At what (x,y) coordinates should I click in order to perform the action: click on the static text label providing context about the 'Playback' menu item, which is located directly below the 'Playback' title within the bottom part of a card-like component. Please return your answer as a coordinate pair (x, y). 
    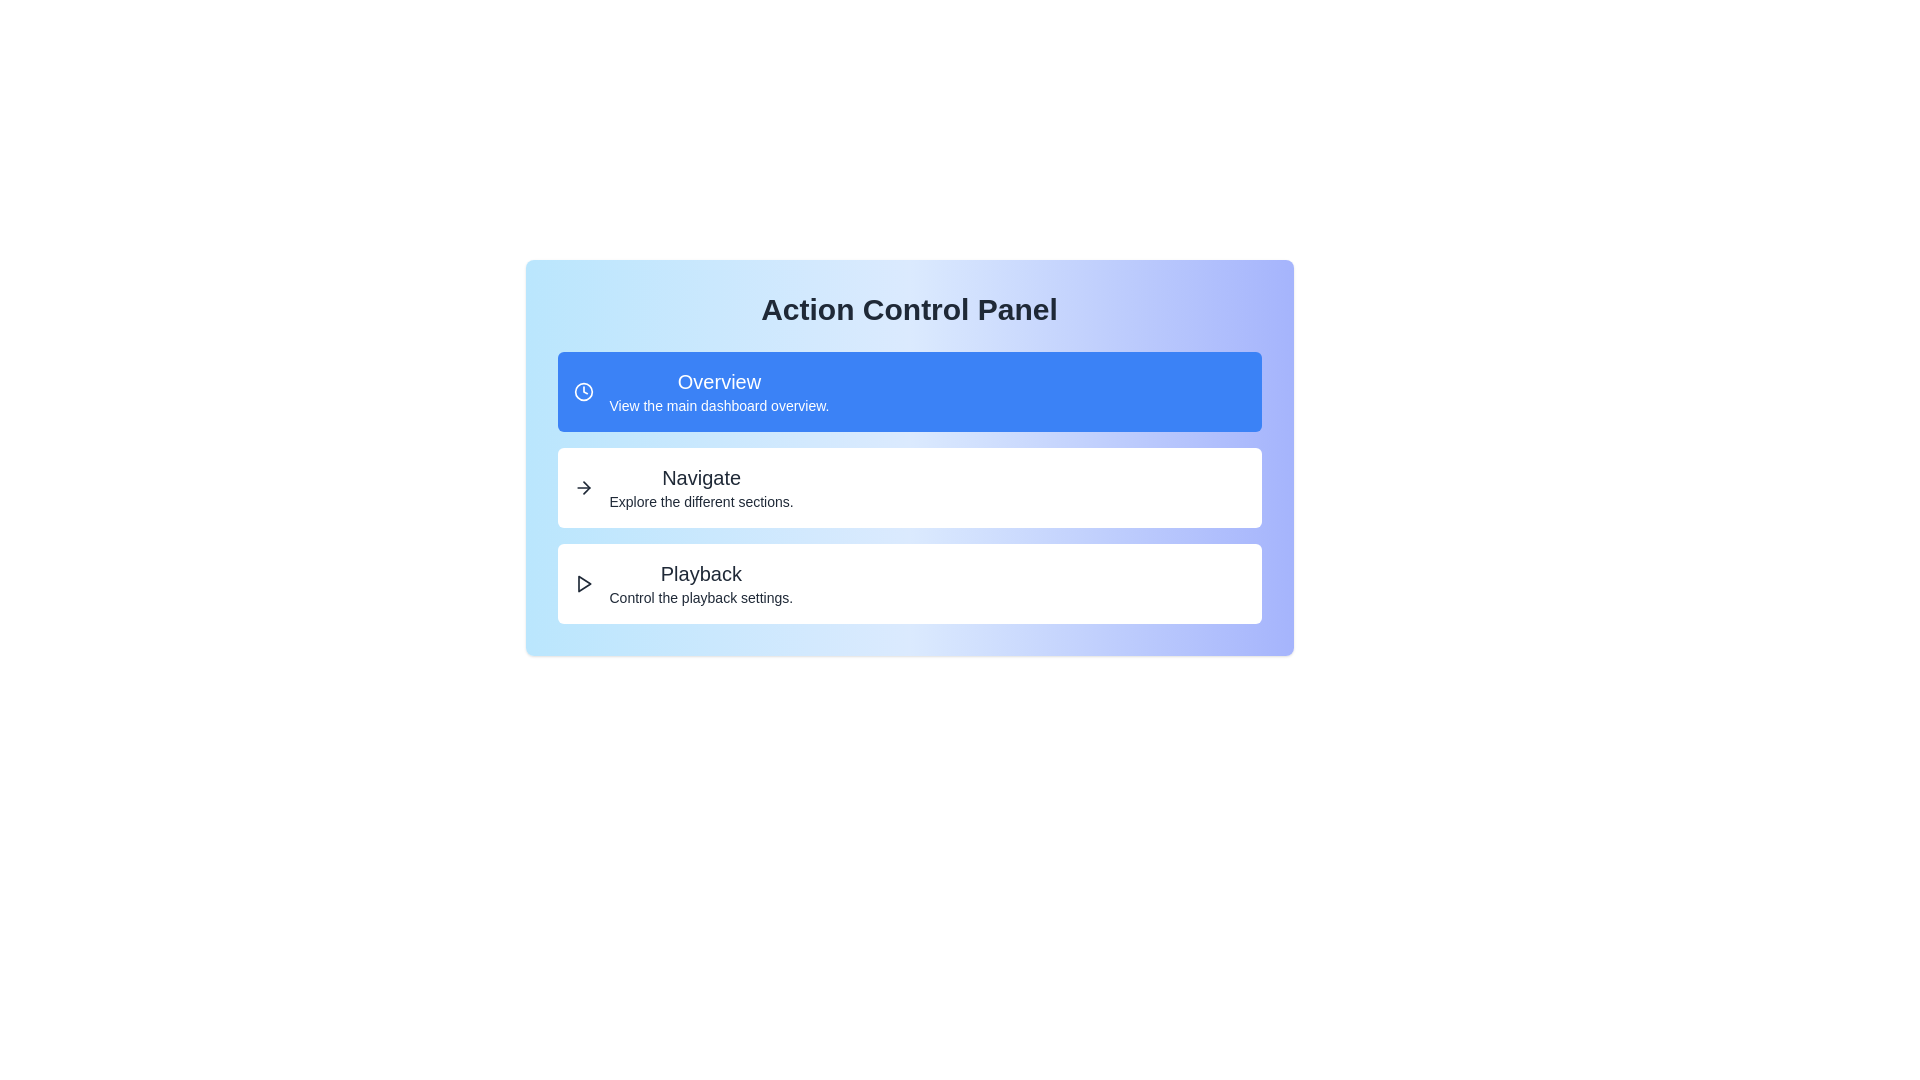
    Looking at the image, I should click on (701, 596).